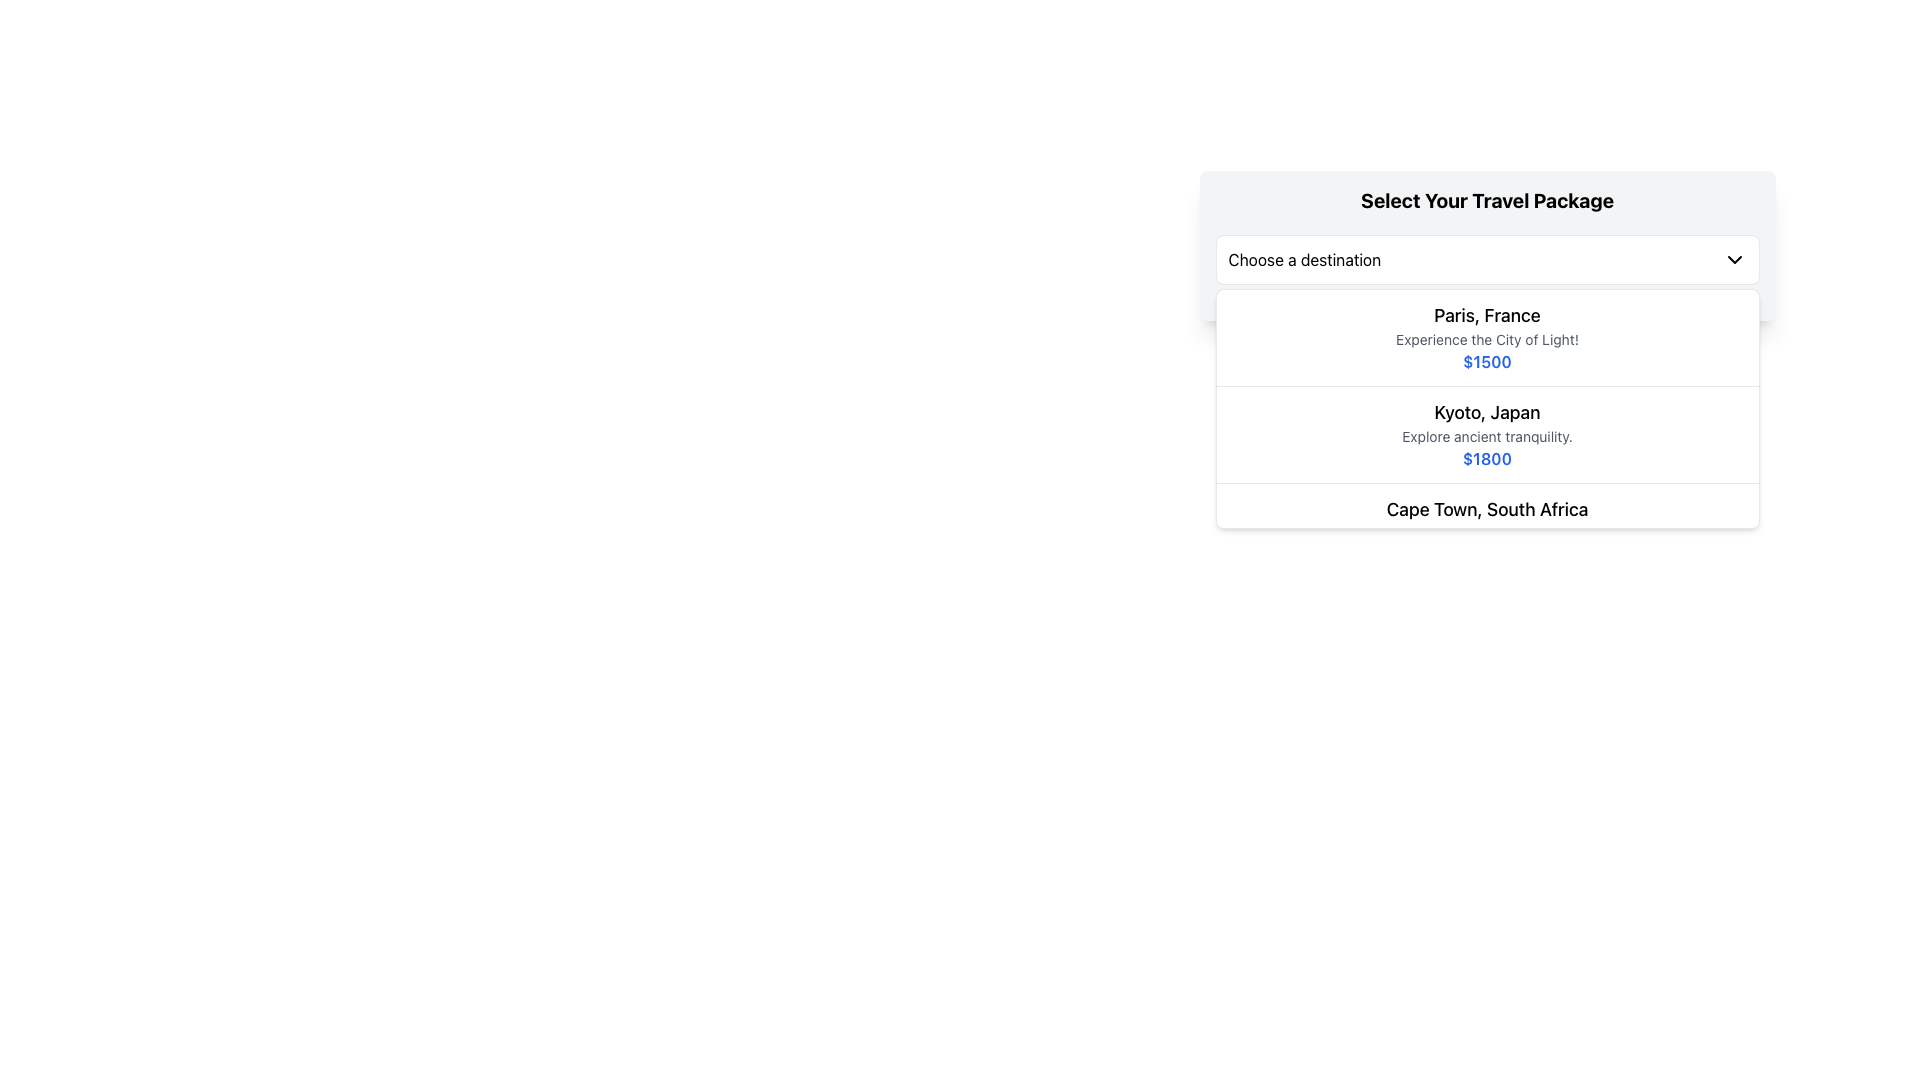  Describe the element at coordinates (1487, 407) in the screenshot. I see `to select the 'Kyoto, Japan' option from the dropdown menu under the 'Choose a destination' field` at that location.